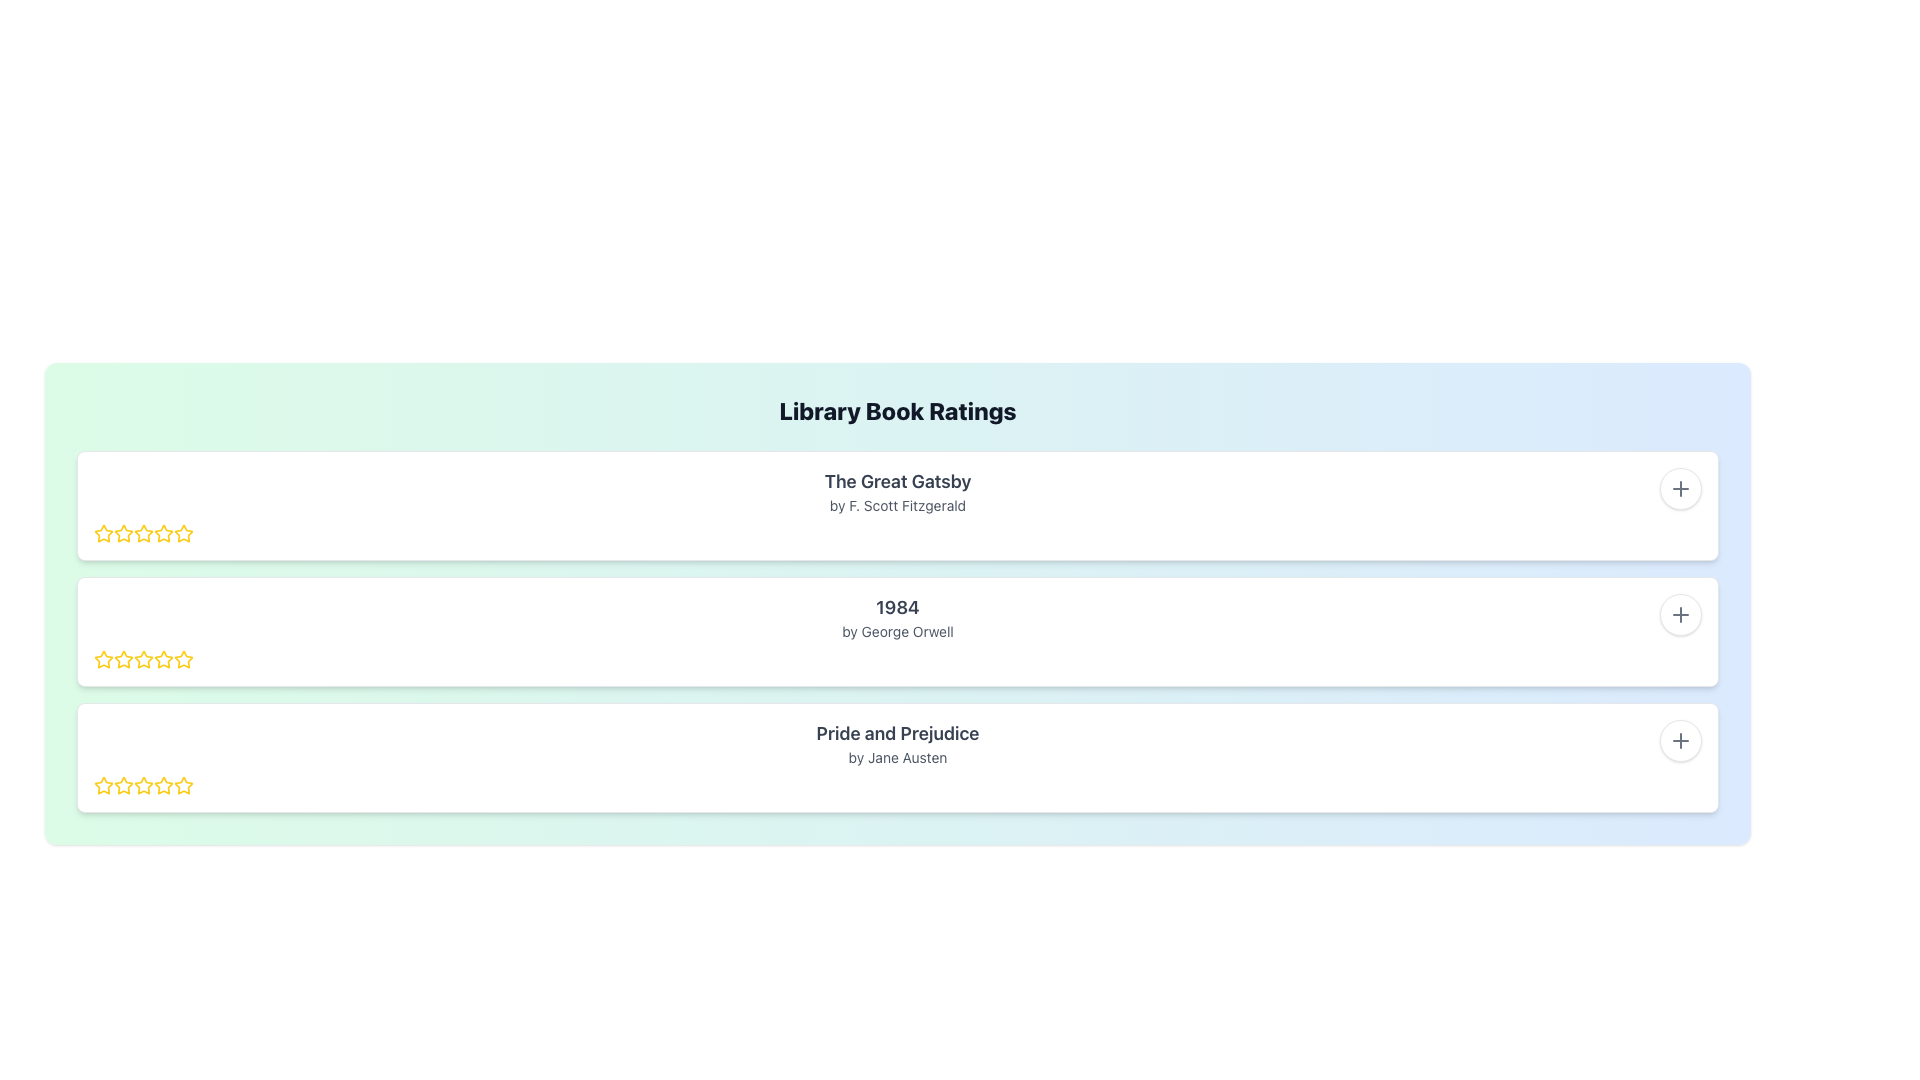 The height and width of the screenshot is (1080, 1920). What do you see at coordinates (123, 785) in the screenshot?
I see `the third yellow star icon in the rating system for the book 'Pride and Prejudice'` at bounding box center [123, 785].